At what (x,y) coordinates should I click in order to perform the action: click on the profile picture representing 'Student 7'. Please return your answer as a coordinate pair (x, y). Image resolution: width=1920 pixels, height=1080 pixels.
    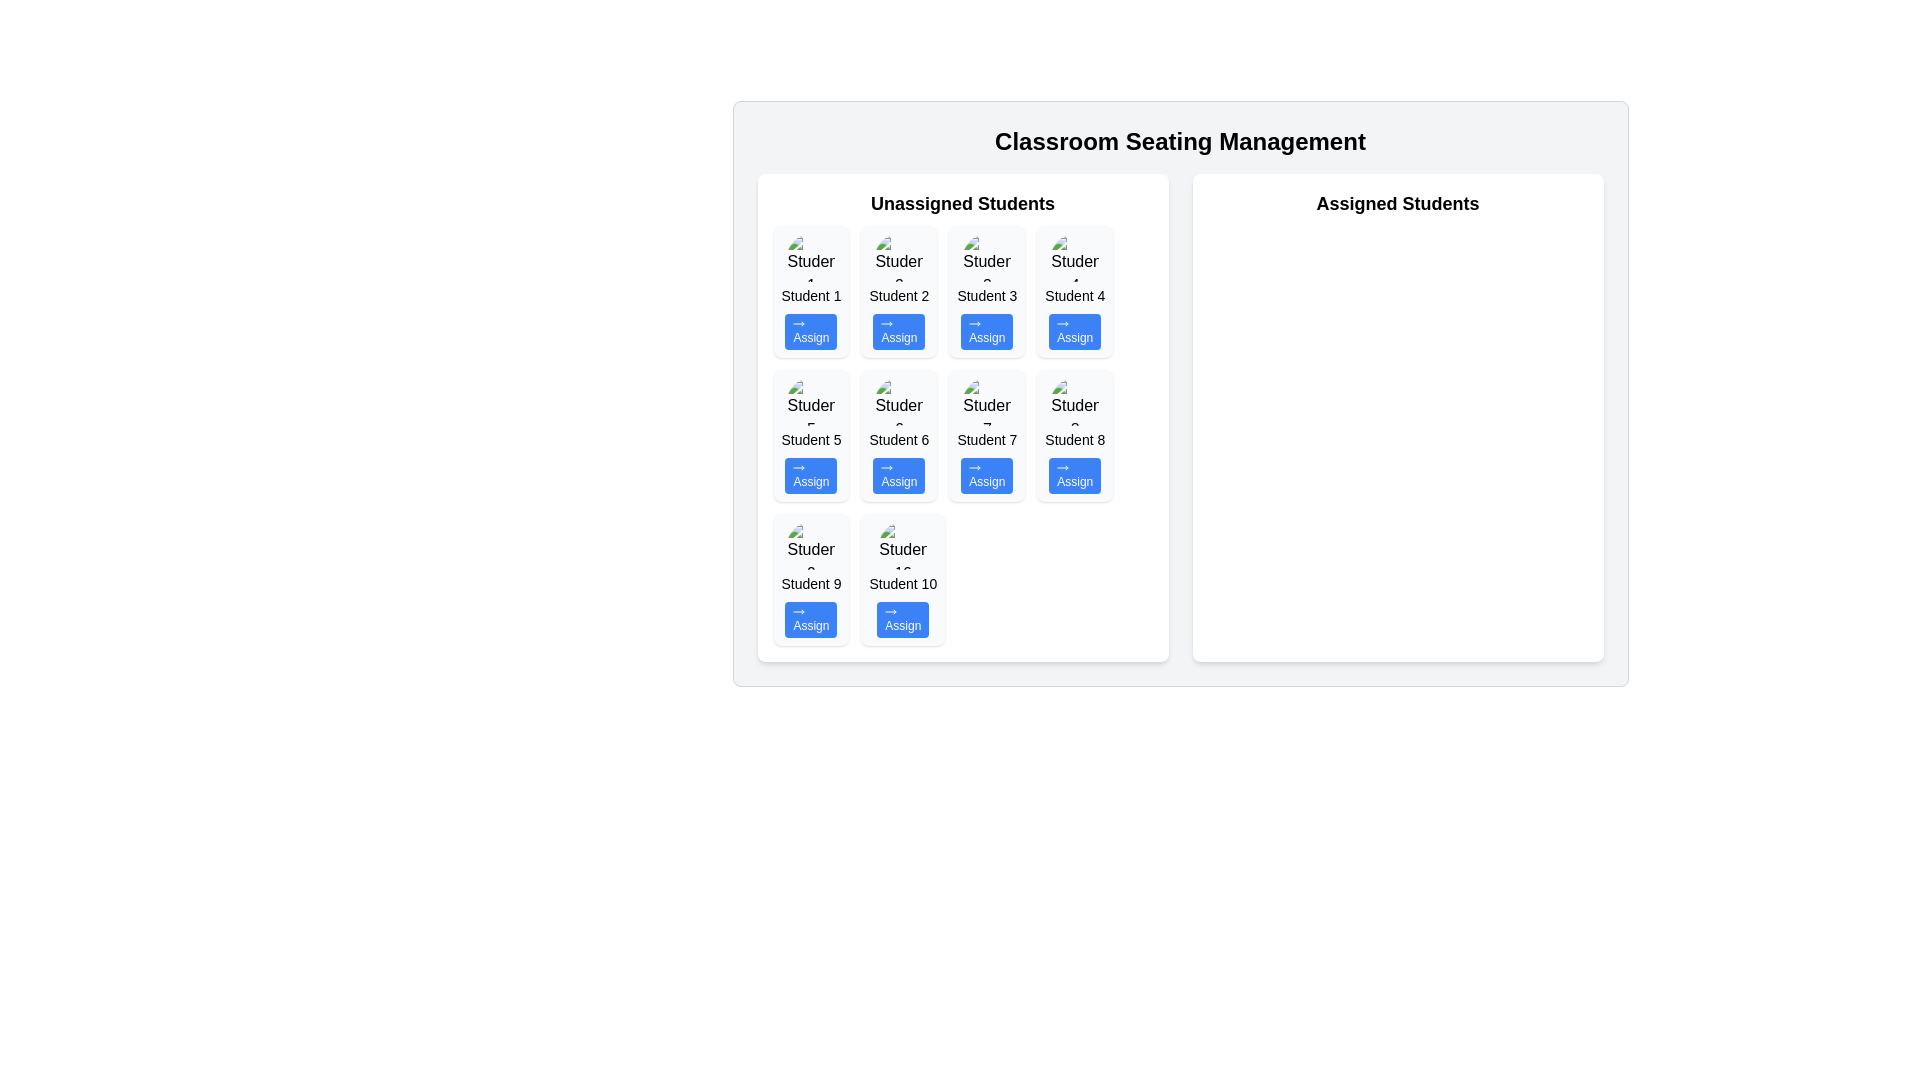
    Looking at the image, I should click on (987, 401).